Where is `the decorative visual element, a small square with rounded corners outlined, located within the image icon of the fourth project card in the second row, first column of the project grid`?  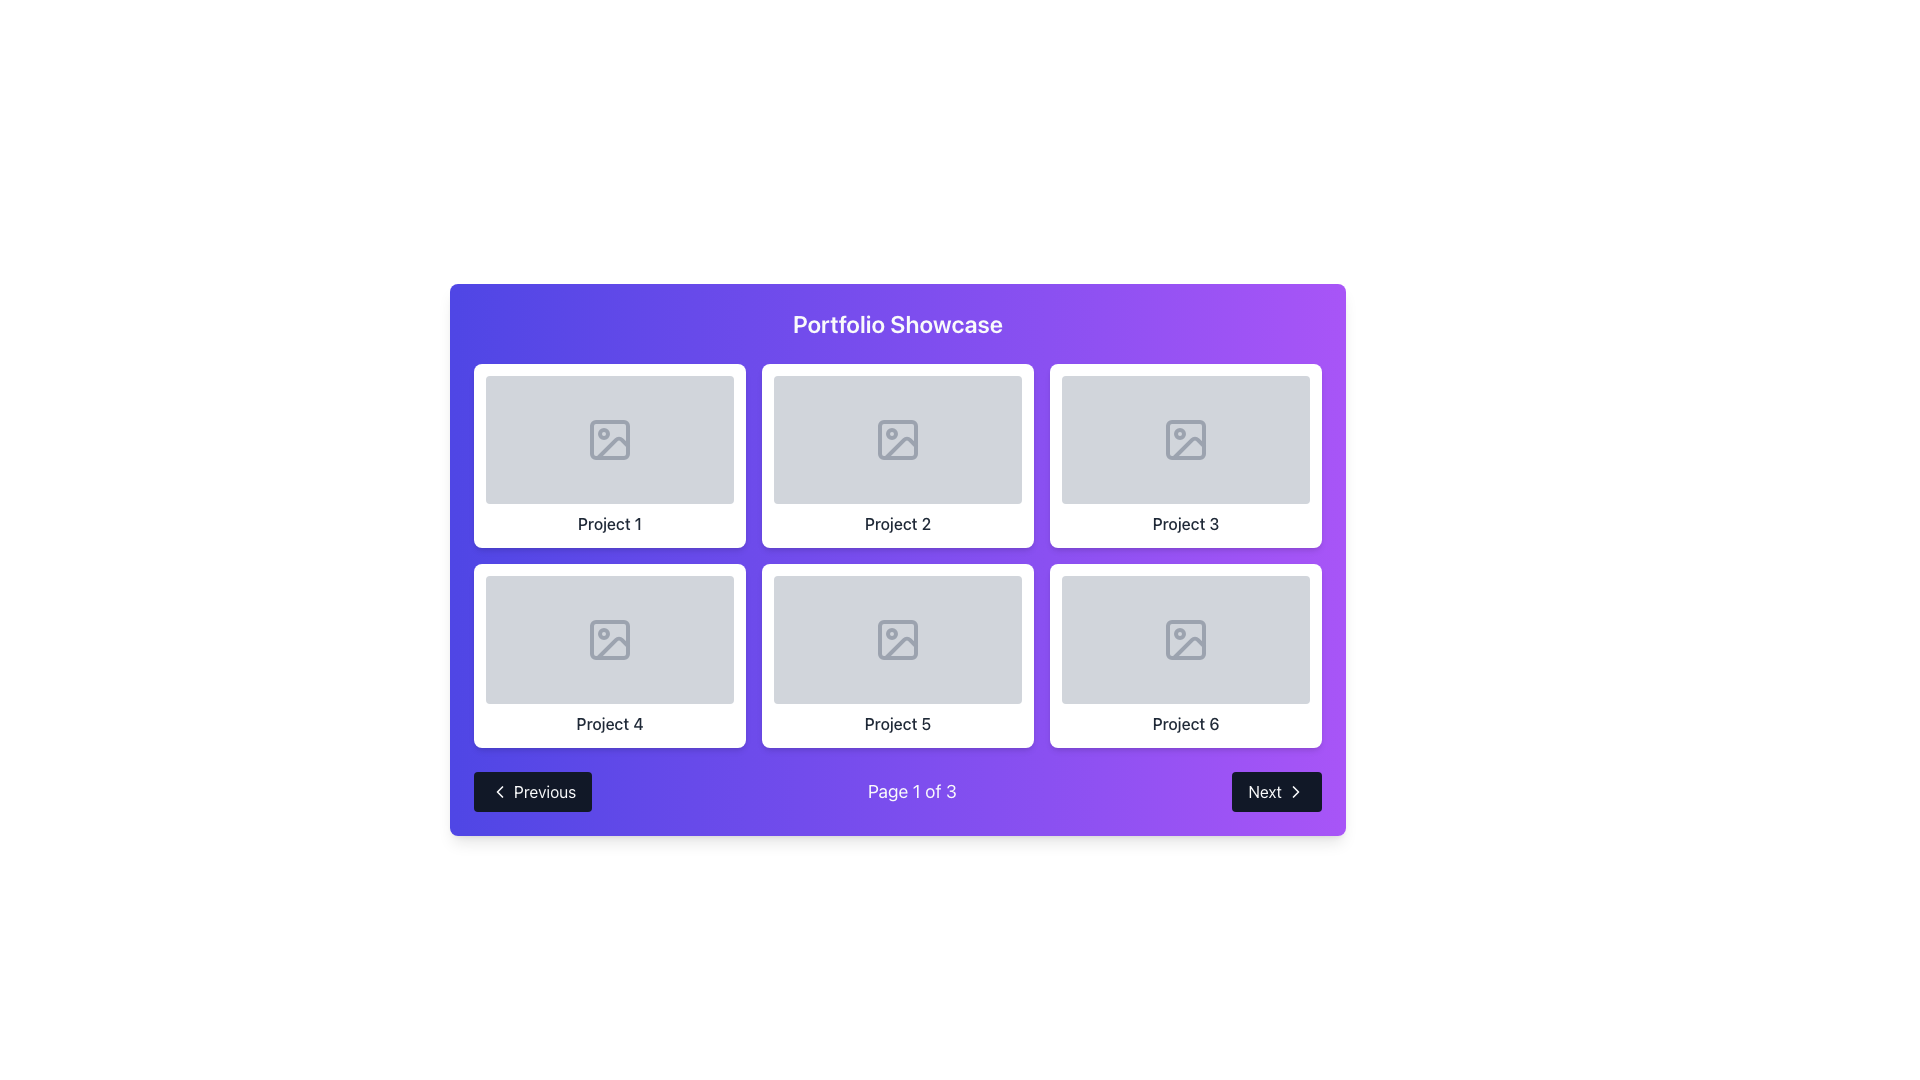
the decorative visual element, a small square with rounded corners outlined, located within the image icon of the fourth project card in the second row, first column of the project grid is located at coordinates (608, 640).